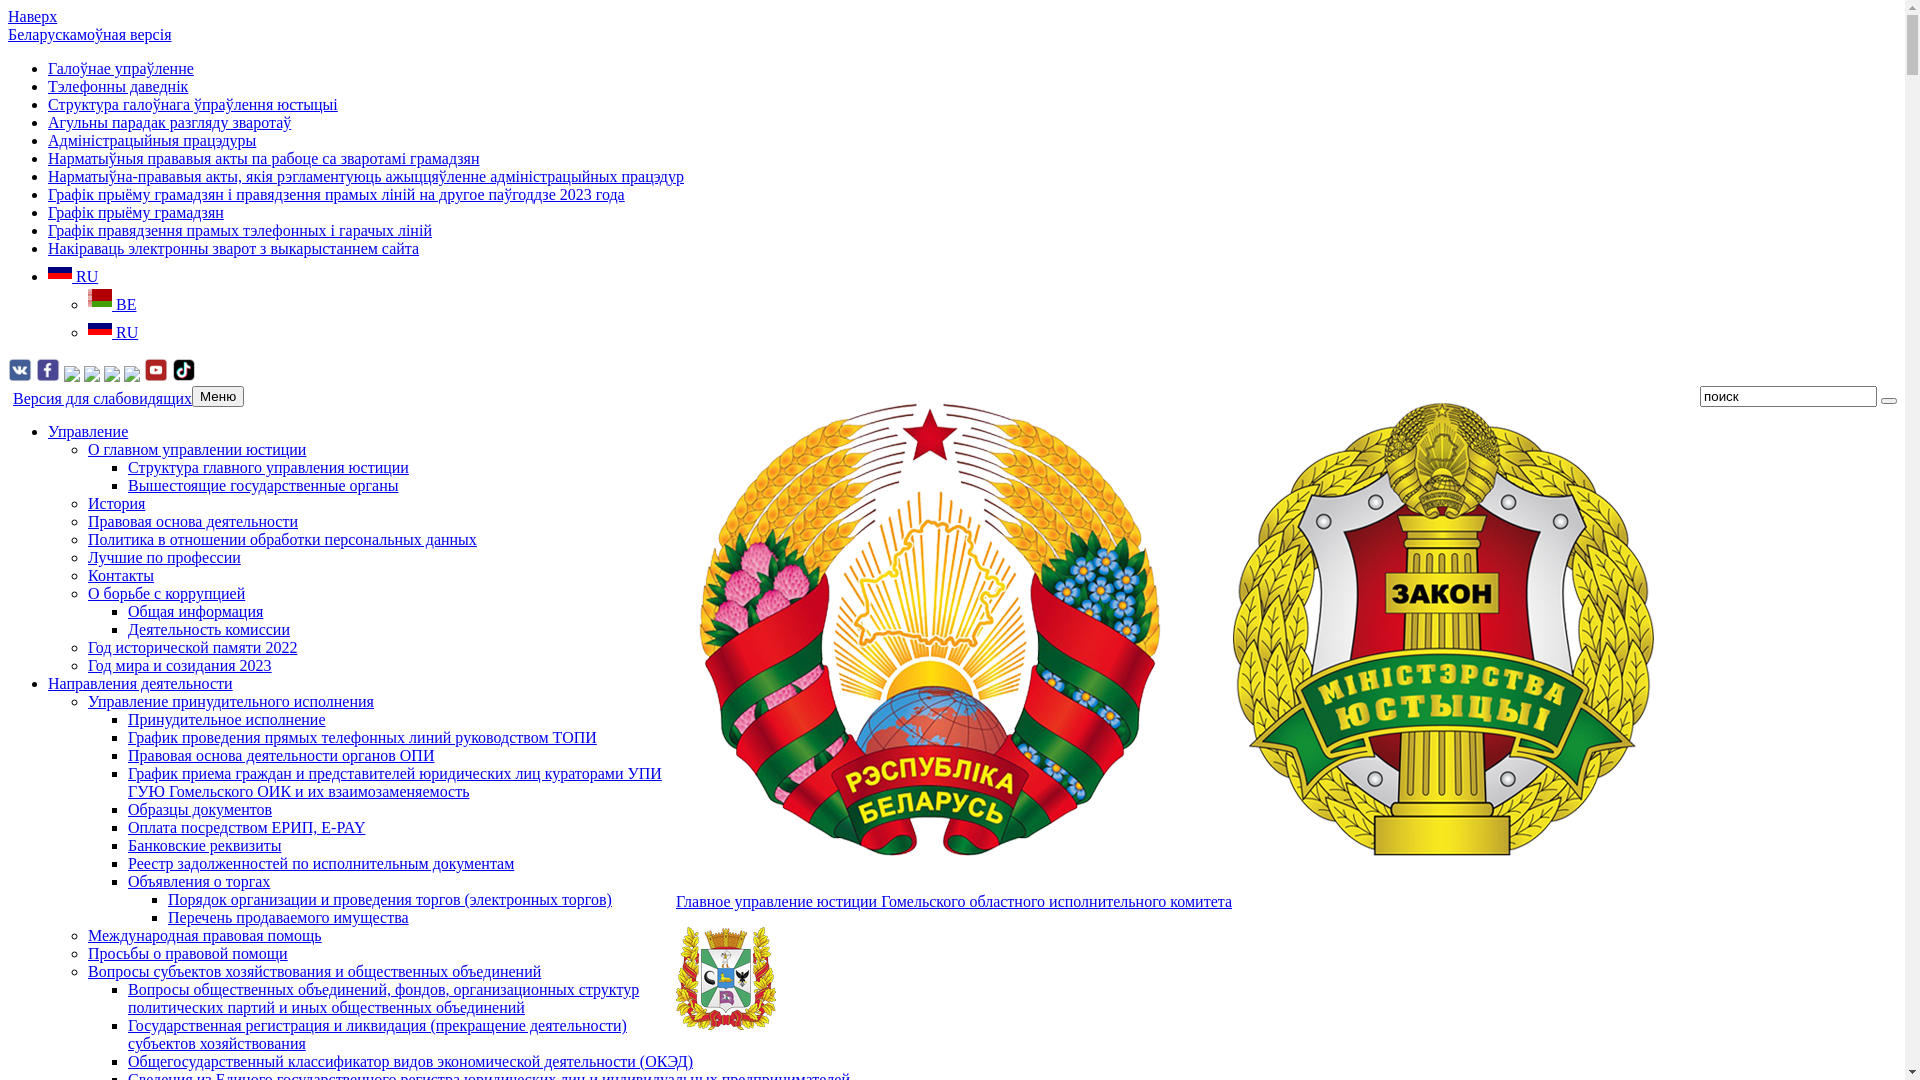 Image resolution: width=1920 pixels, height=1080 pixels. What do you see at coordinates (110, 304) in the screenshot?
I see `'BE'` at bounding box center [110, 304].